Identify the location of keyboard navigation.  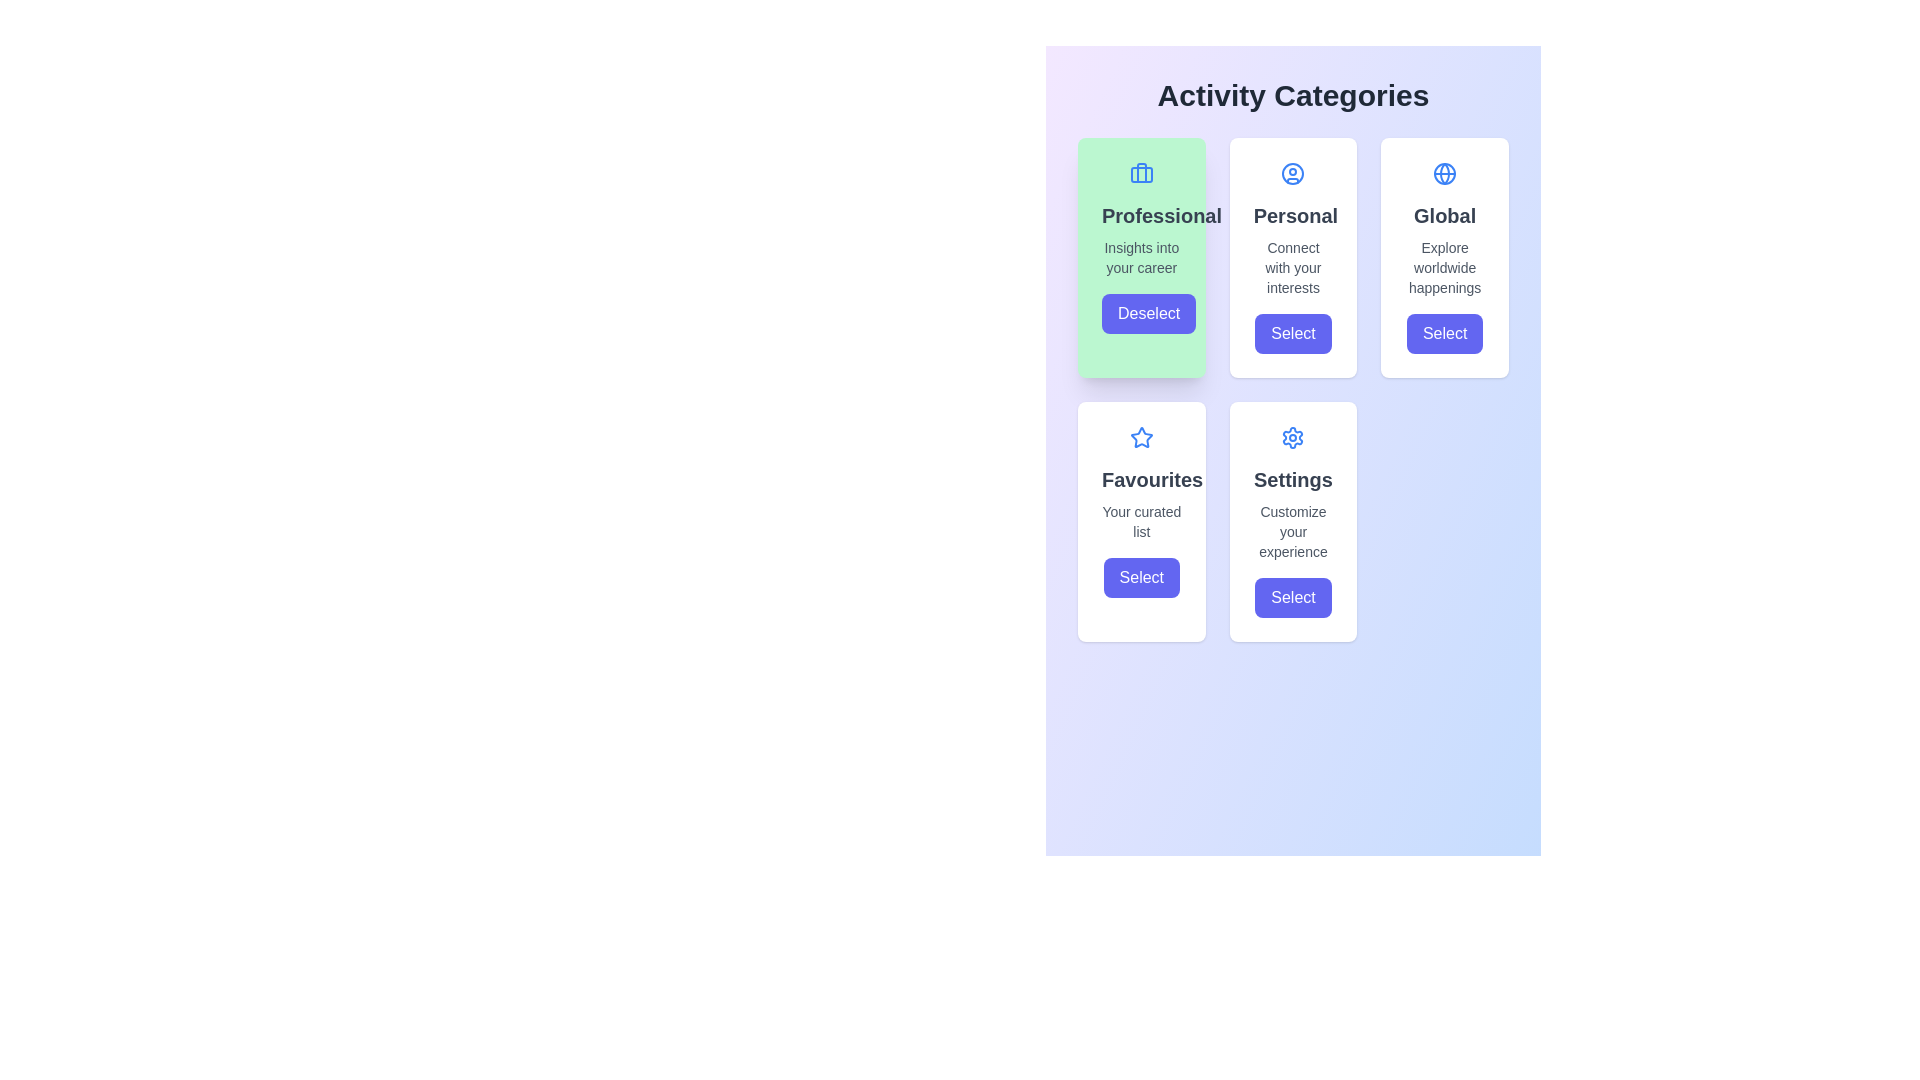
(1445, 257).